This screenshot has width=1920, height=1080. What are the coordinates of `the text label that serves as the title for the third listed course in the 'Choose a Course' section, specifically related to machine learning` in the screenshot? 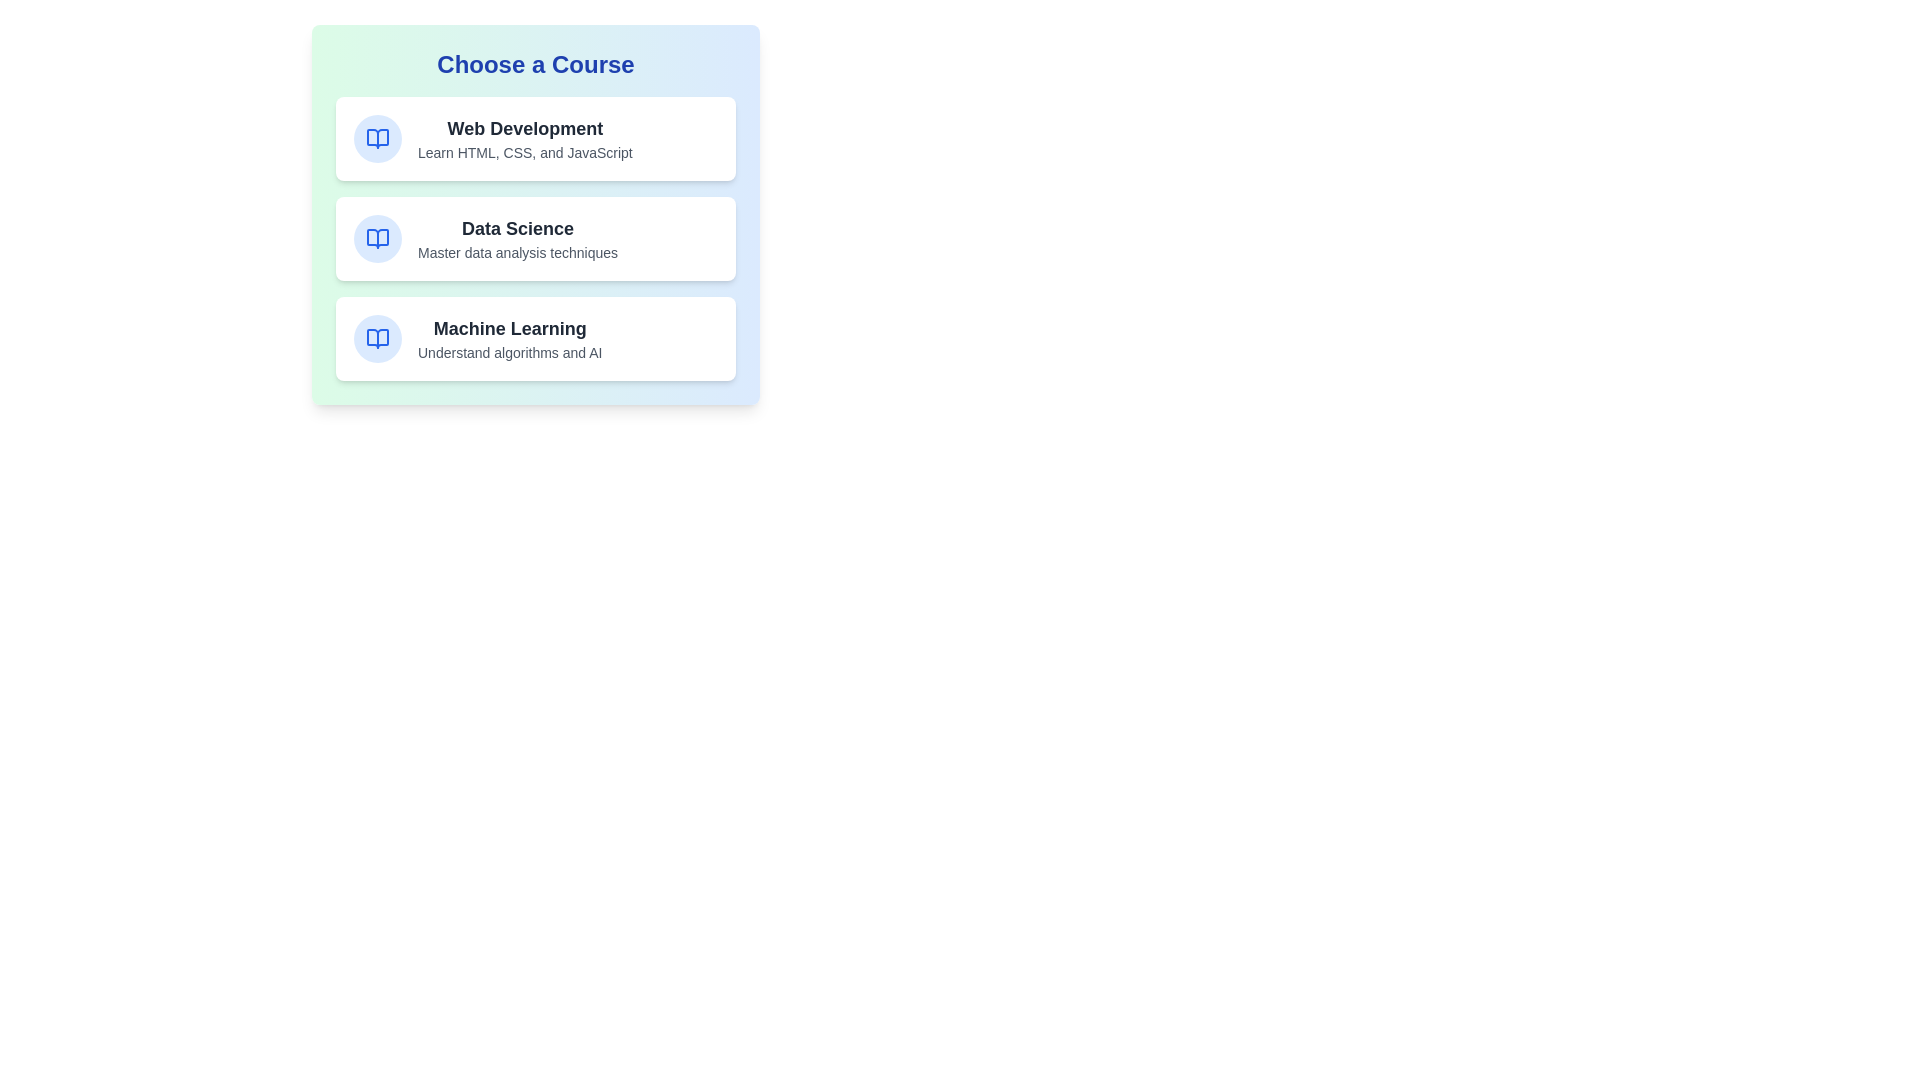 It's located at (510, 327).